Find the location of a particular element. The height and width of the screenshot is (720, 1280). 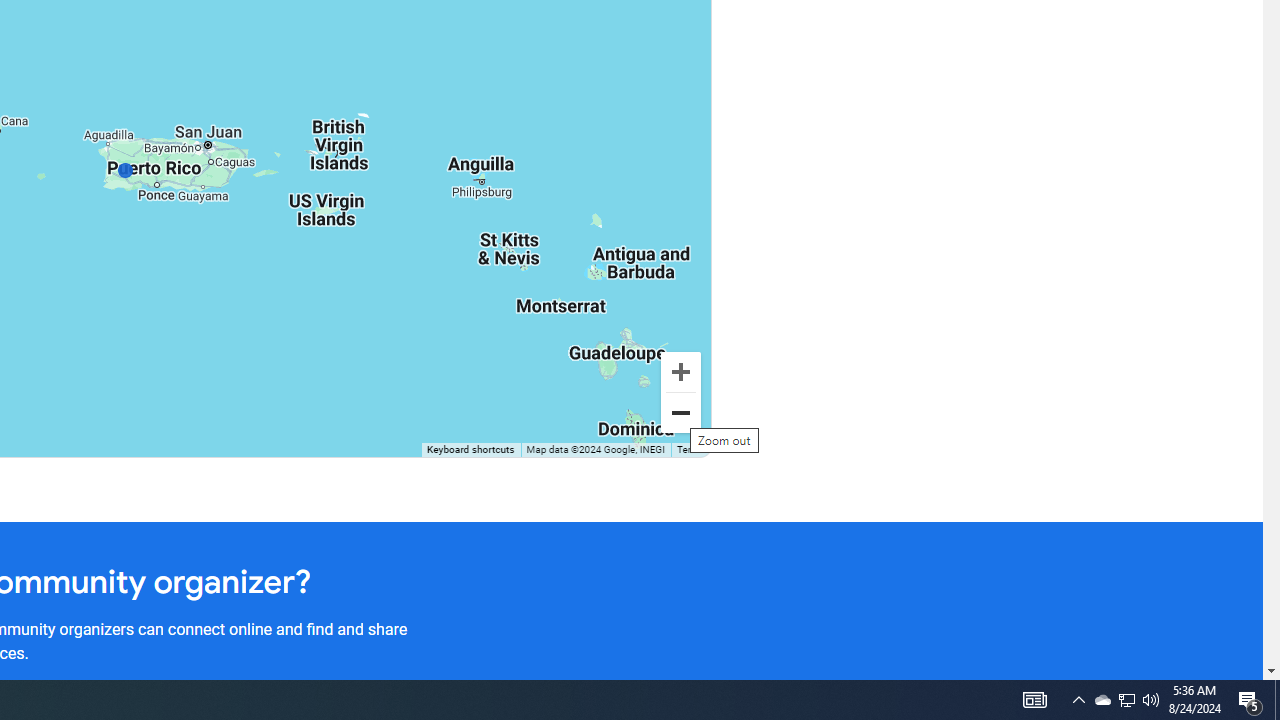

'Keyboard shortcuts' is located at coordinates (469, 450).